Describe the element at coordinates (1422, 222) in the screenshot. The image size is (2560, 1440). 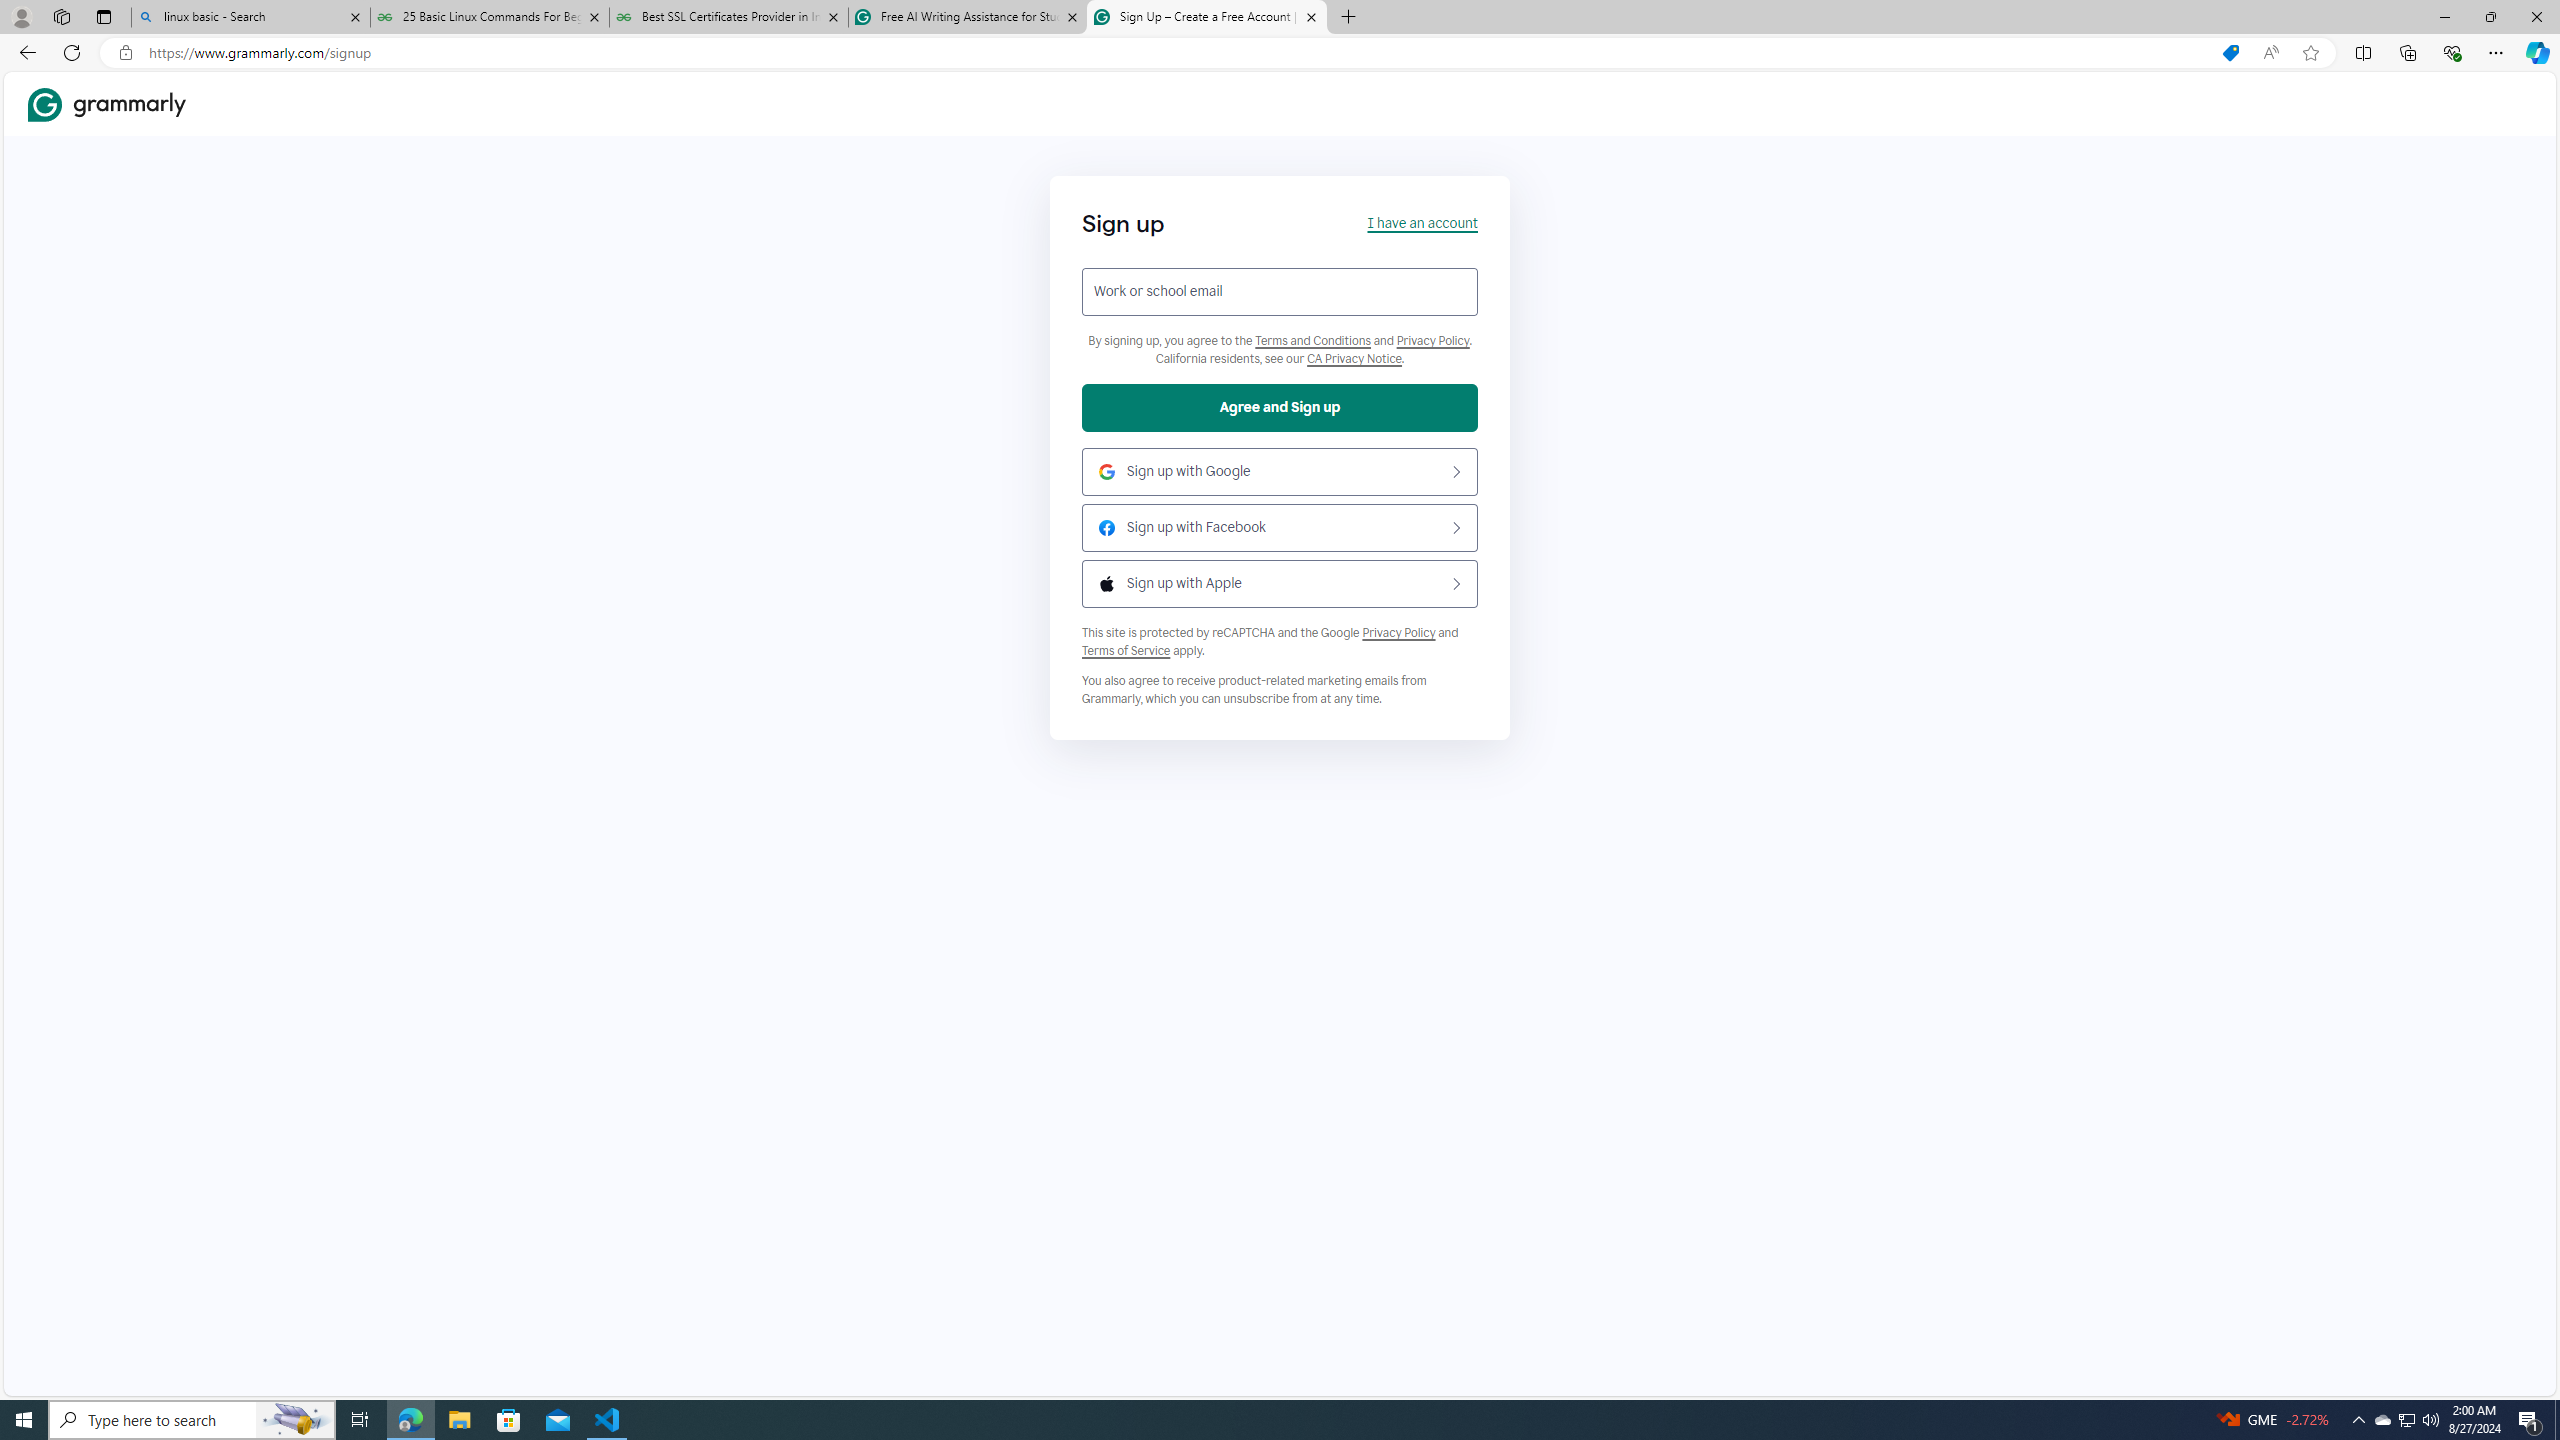
I see `'I have an account'` at that location.